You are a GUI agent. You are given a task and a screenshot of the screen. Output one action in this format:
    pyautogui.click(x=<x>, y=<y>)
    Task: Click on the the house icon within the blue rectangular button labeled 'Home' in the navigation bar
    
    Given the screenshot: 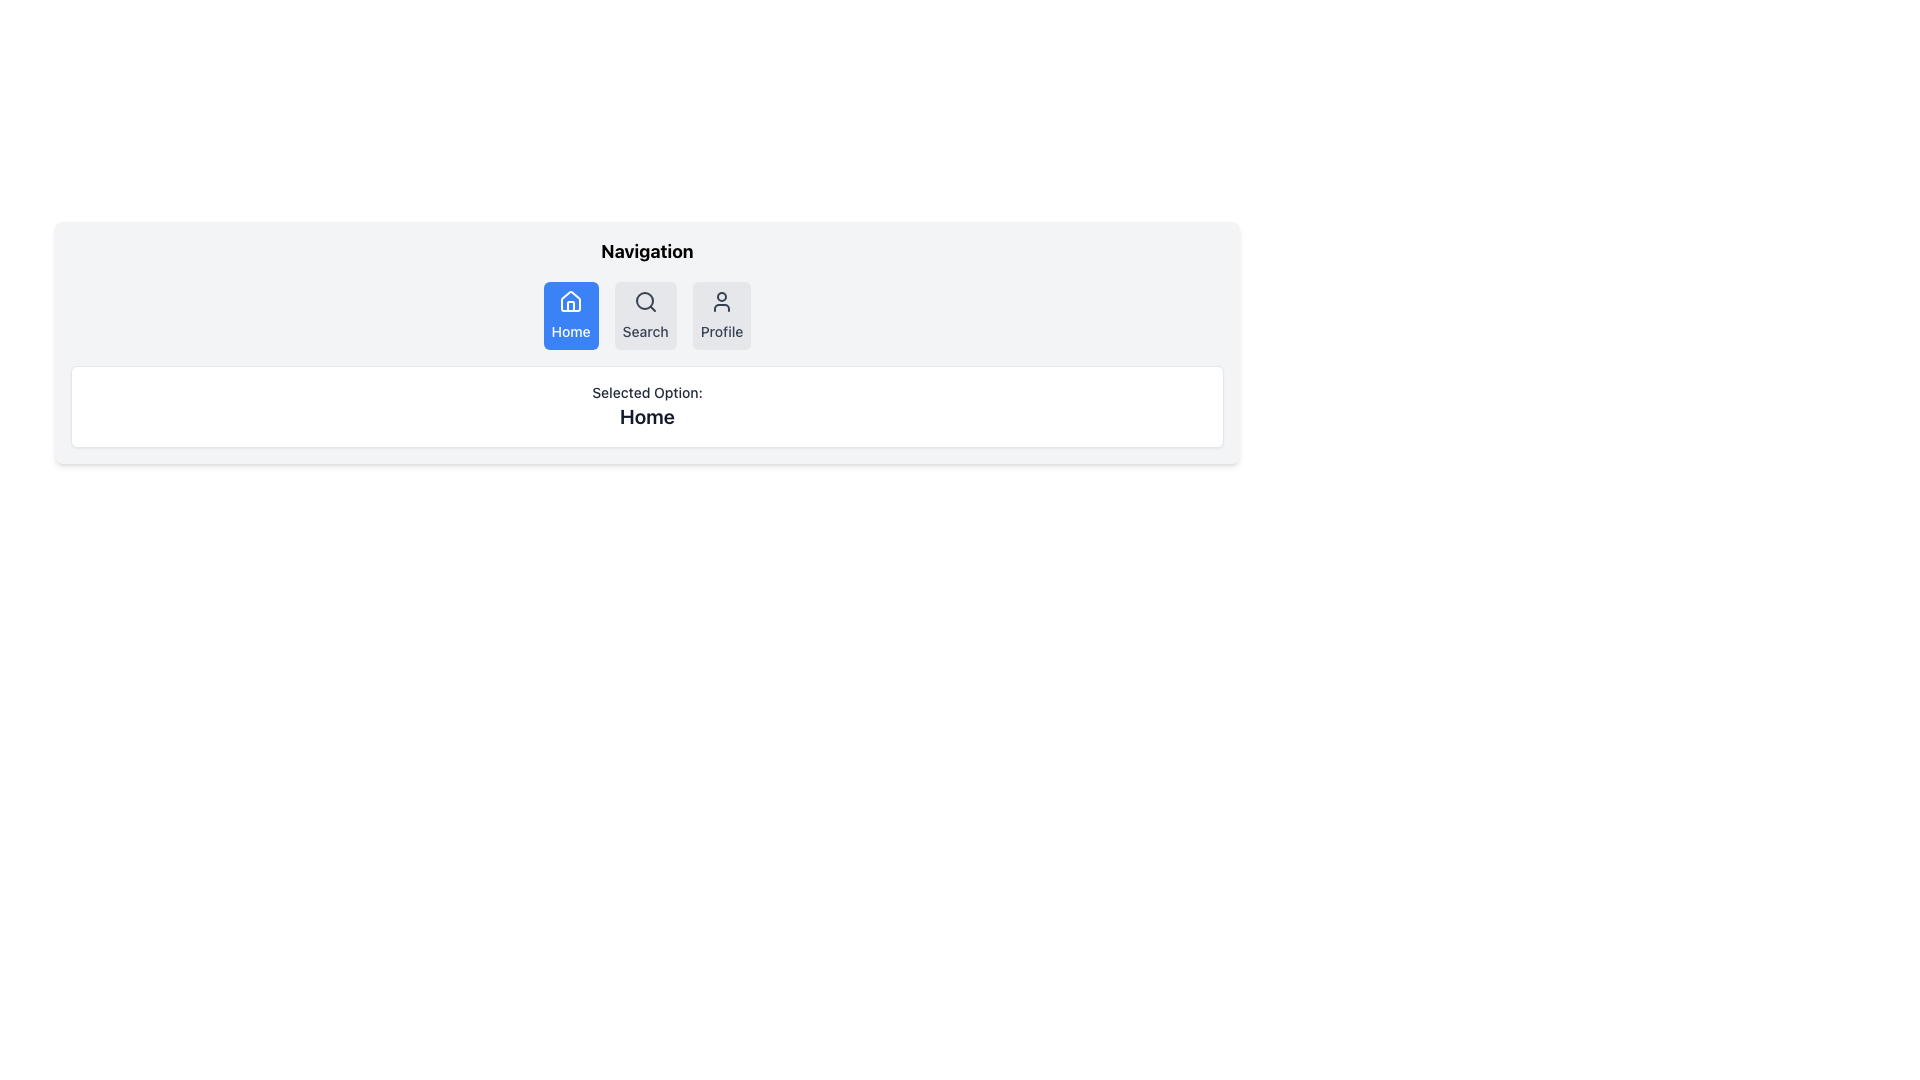 What is the action you would take?
    pyautogui.click(x=570, y=301)
    